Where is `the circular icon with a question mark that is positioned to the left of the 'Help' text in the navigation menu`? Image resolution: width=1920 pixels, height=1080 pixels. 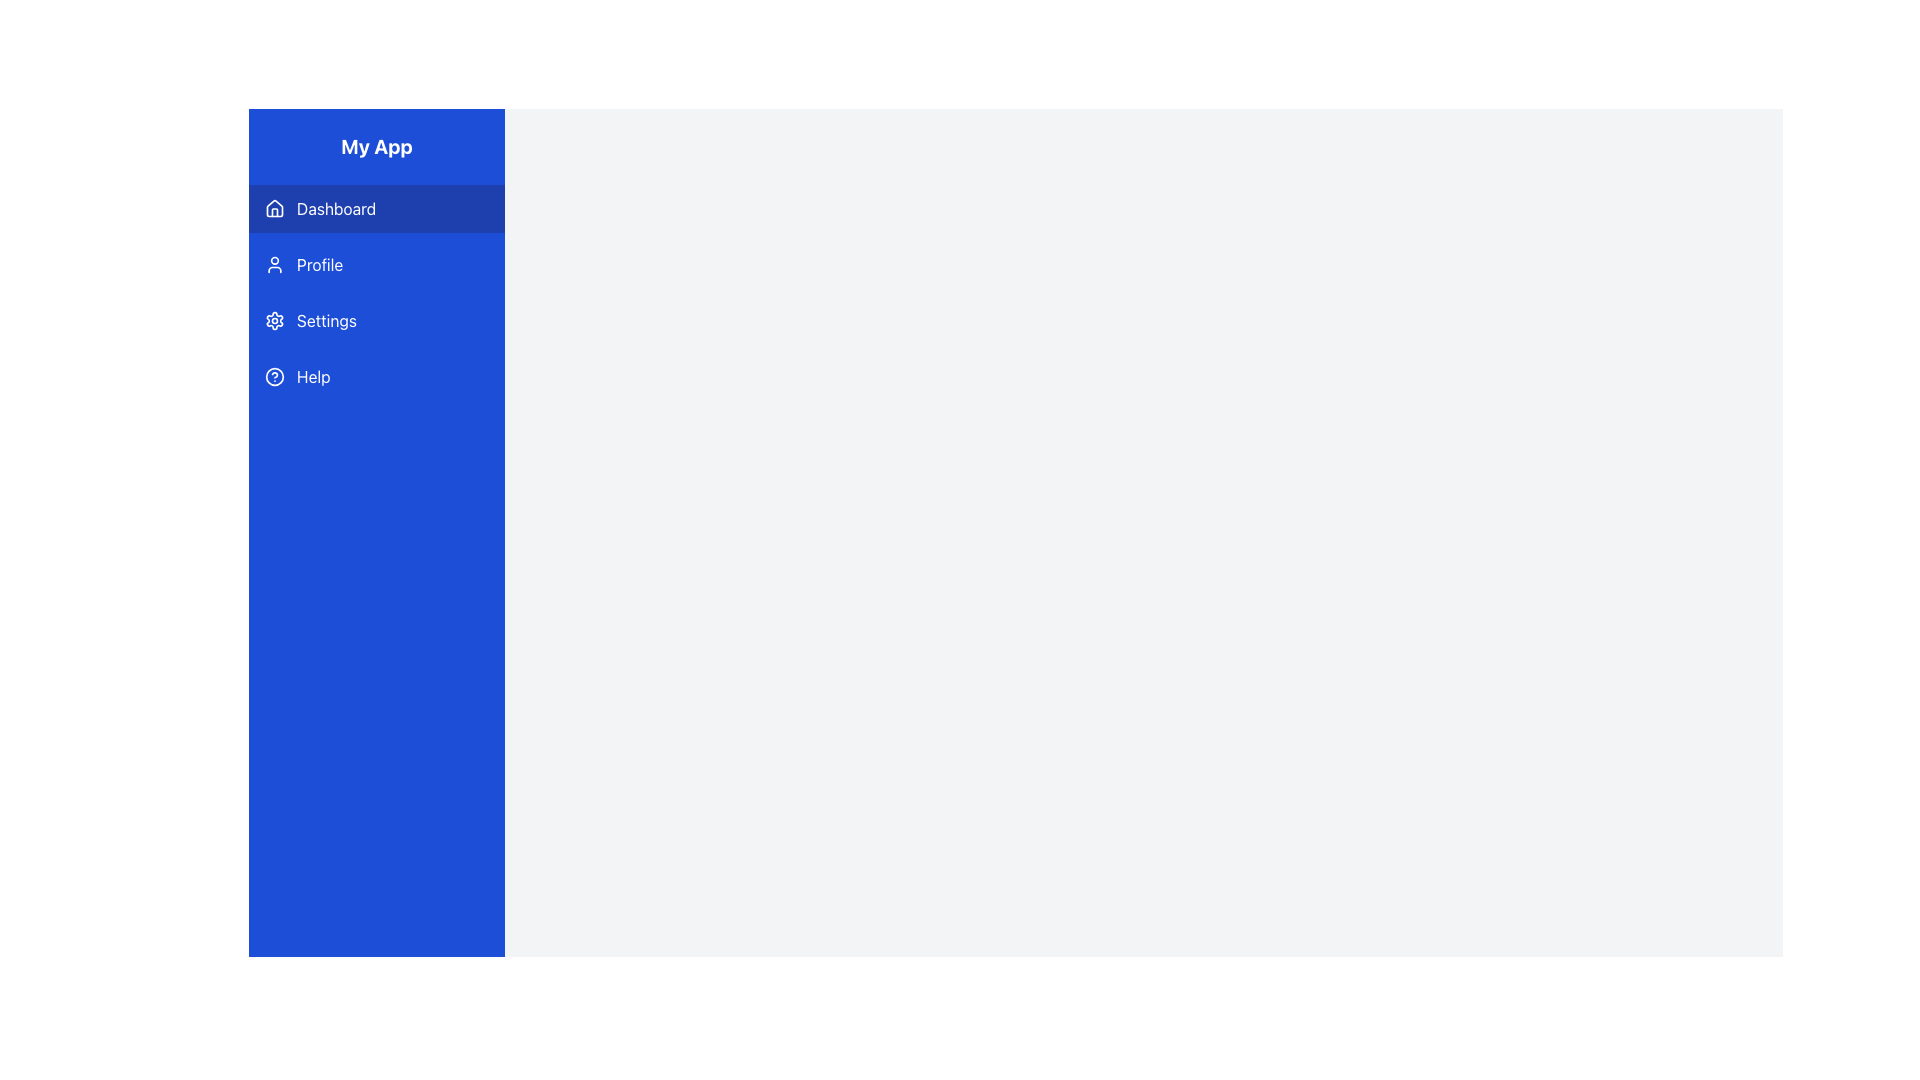
the circular icon with a question mark that is positioned to the left of the 'Help' text in the navigation menu is located at coordinates (273, 377).